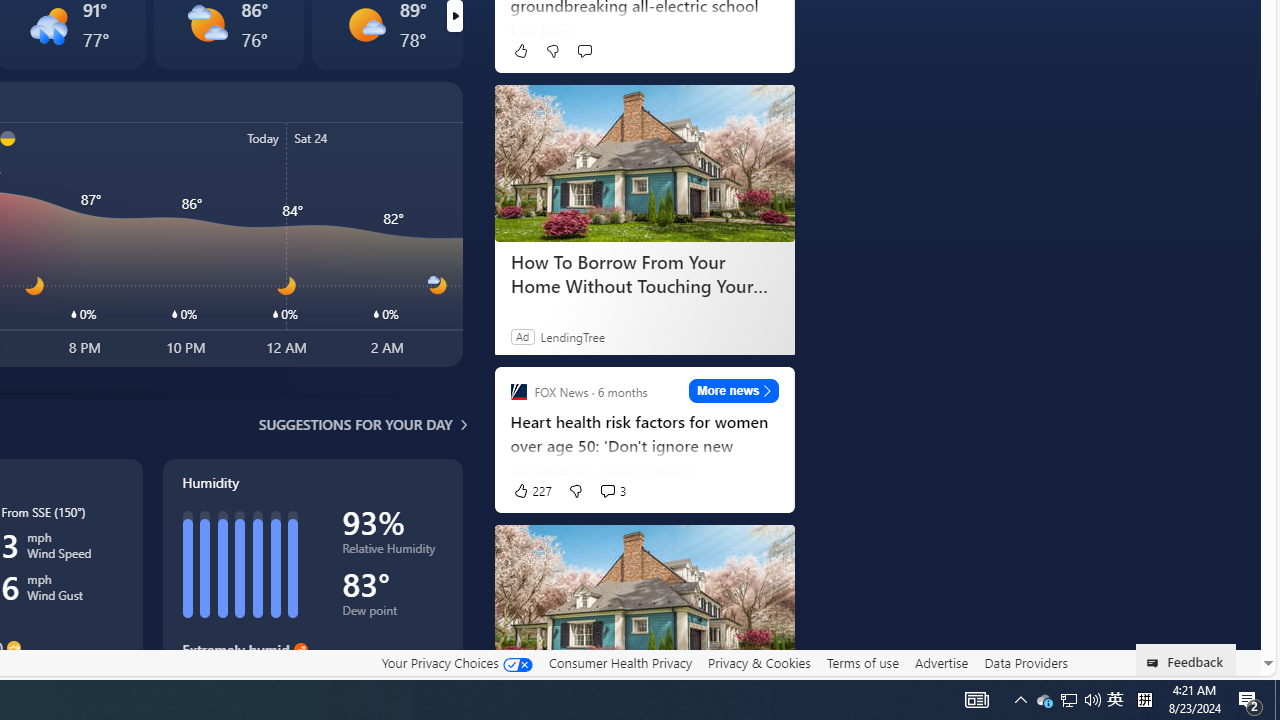  I want to click on 'Terms of use', so click(862, 662).